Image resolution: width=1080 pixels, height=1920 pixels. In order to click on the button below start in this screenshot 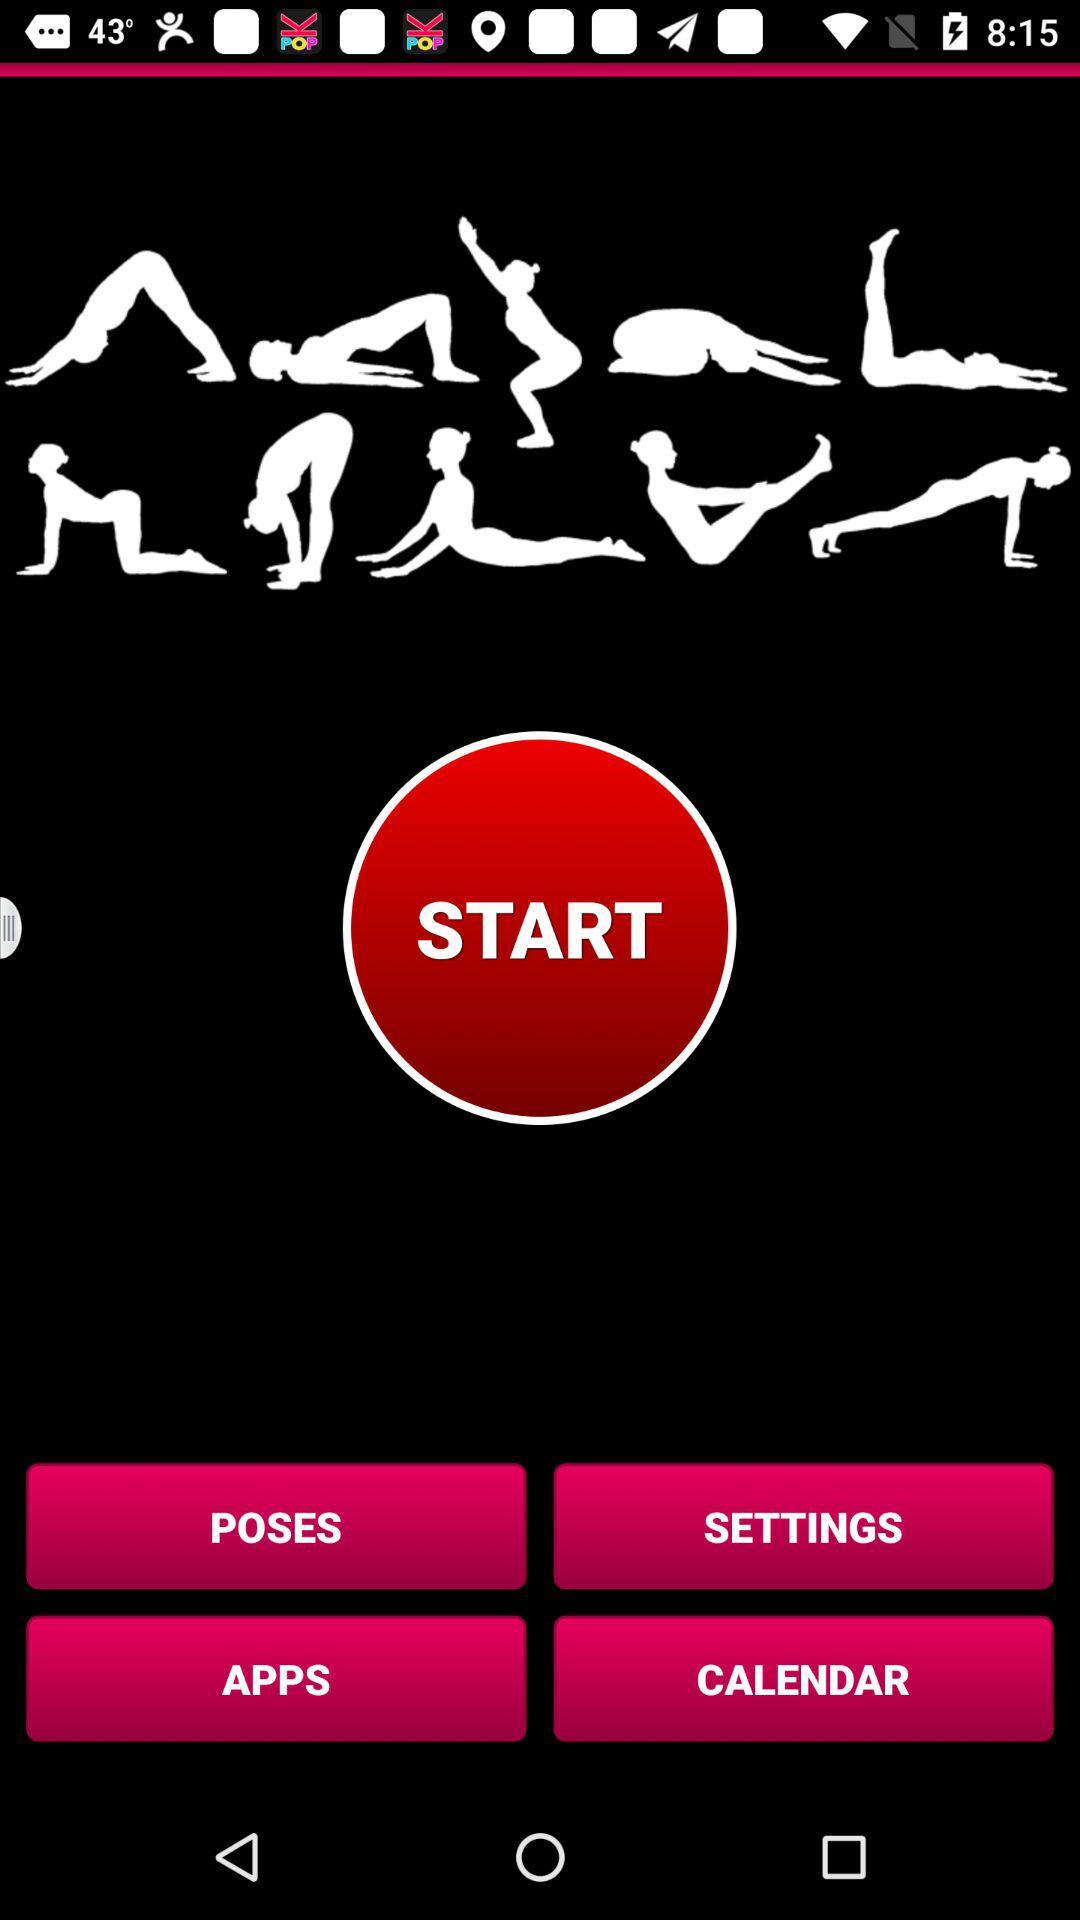, I will do `click(276, 1525)`.